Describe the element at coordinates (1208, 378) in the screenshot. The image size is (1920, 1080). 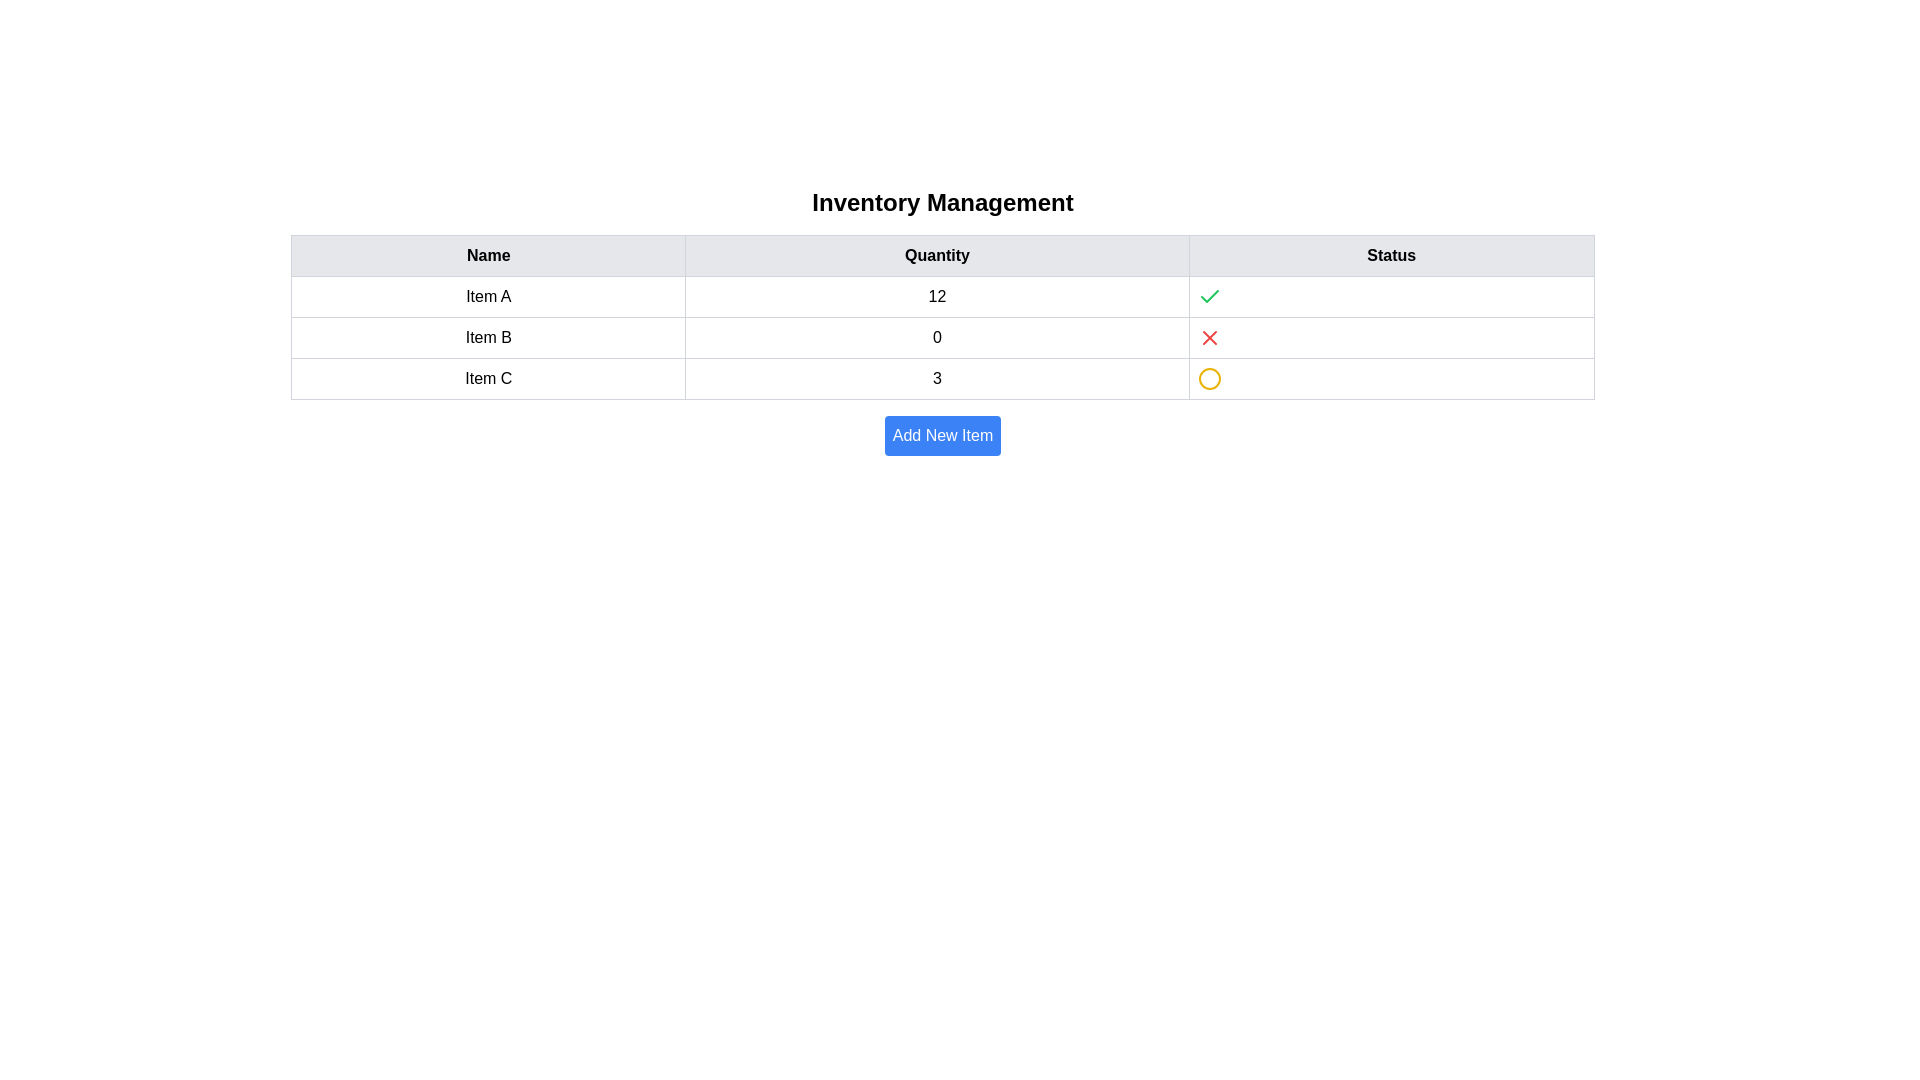
I see `properties of the circular status icon with a yellow outline and white interior located in the third row under the 'Status' column in the table` at that location.